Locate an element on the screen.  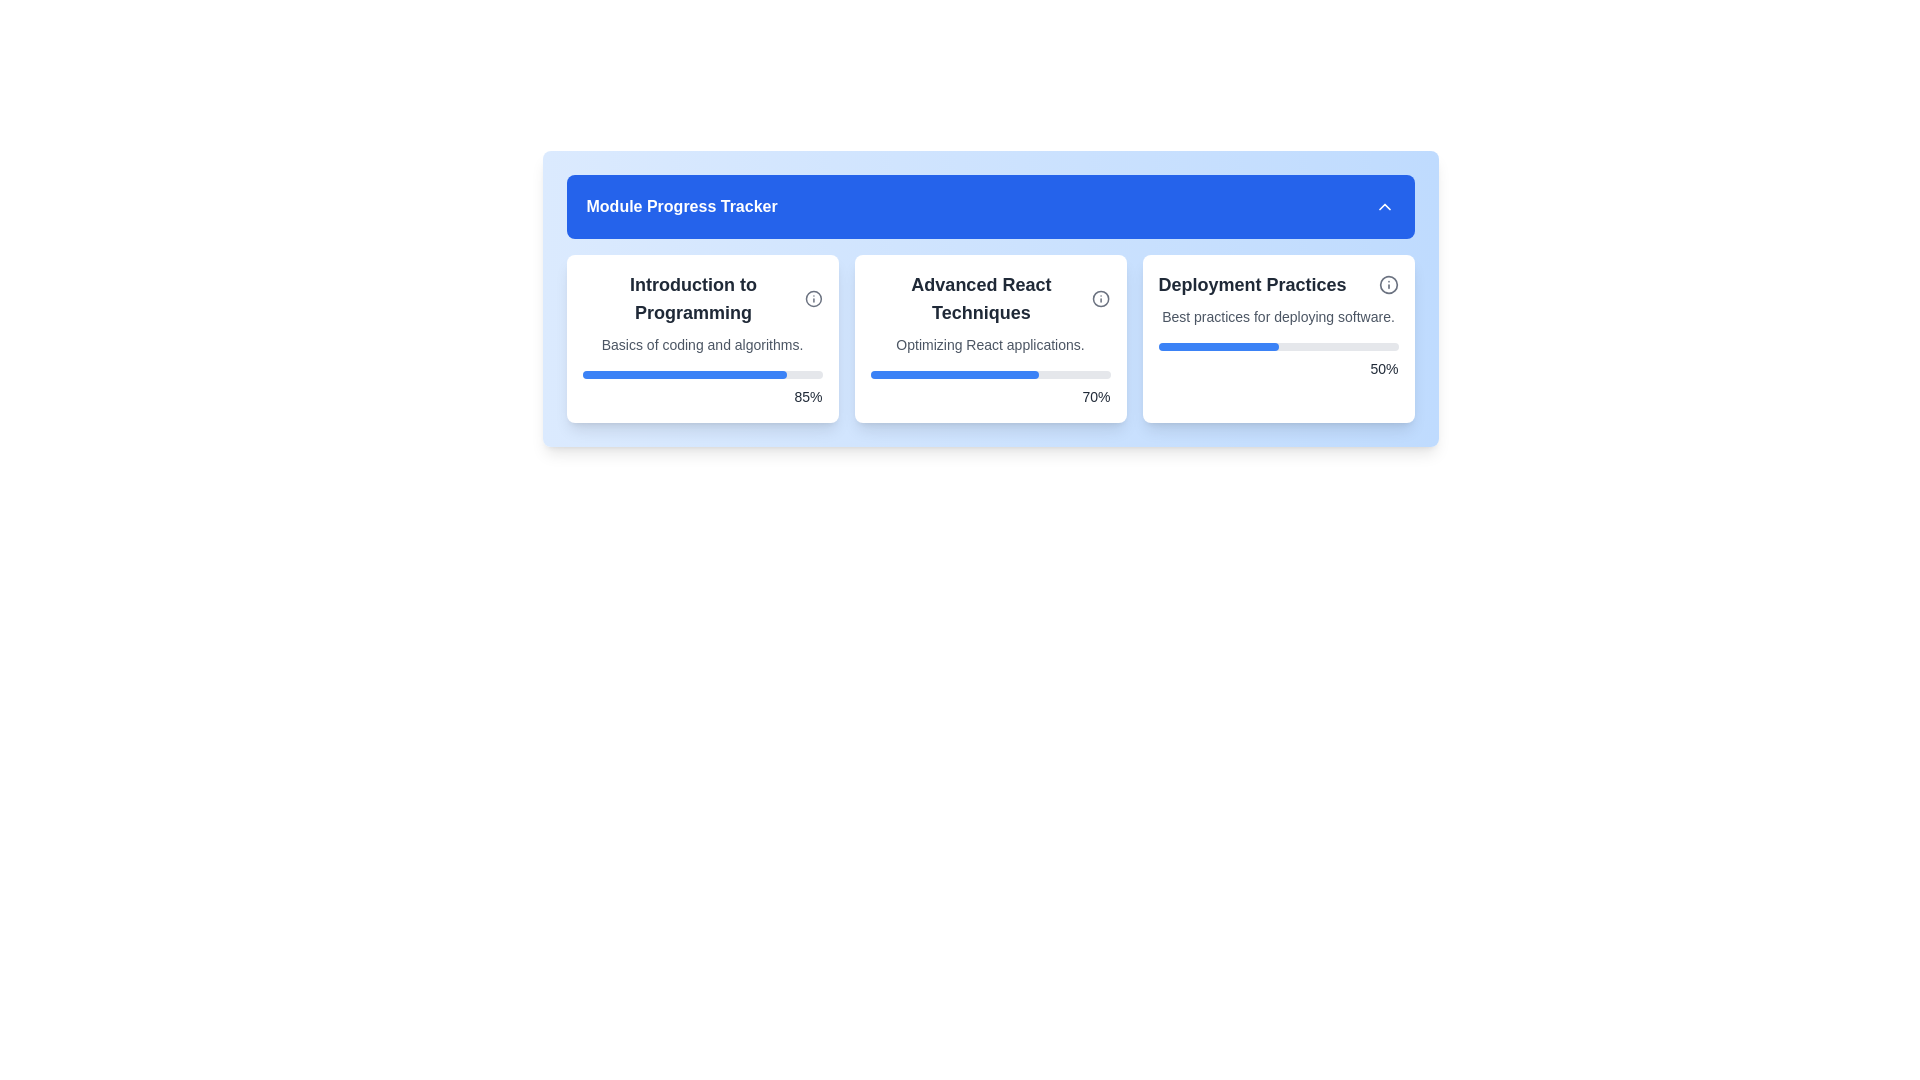
the label/header titled 'Advanced React Techniques' which is centered horizontally in the middle card of a three-card sequence is located at coordinates (990, 299).